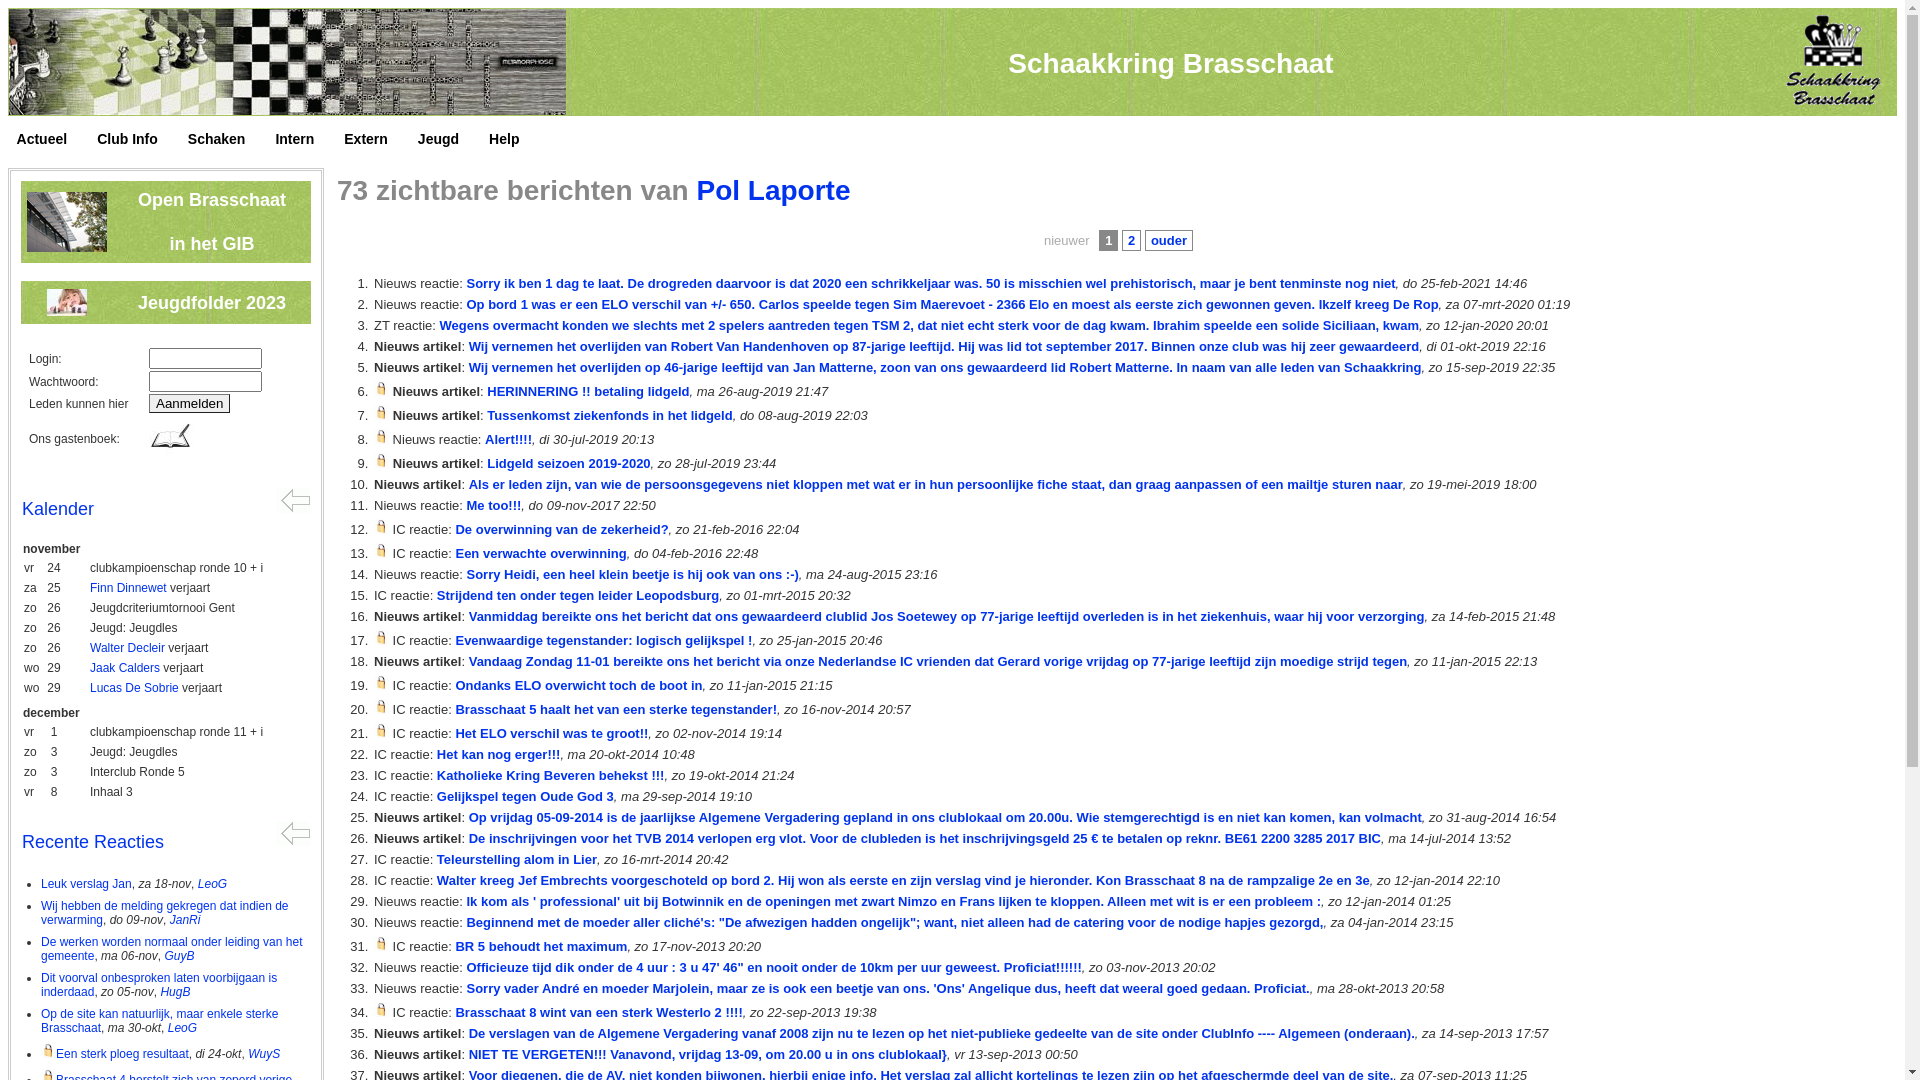 Image resolution: width=1920 pixels, height=1080 pixels. I want to click on 'Walter Decleir', so click(126, 648).